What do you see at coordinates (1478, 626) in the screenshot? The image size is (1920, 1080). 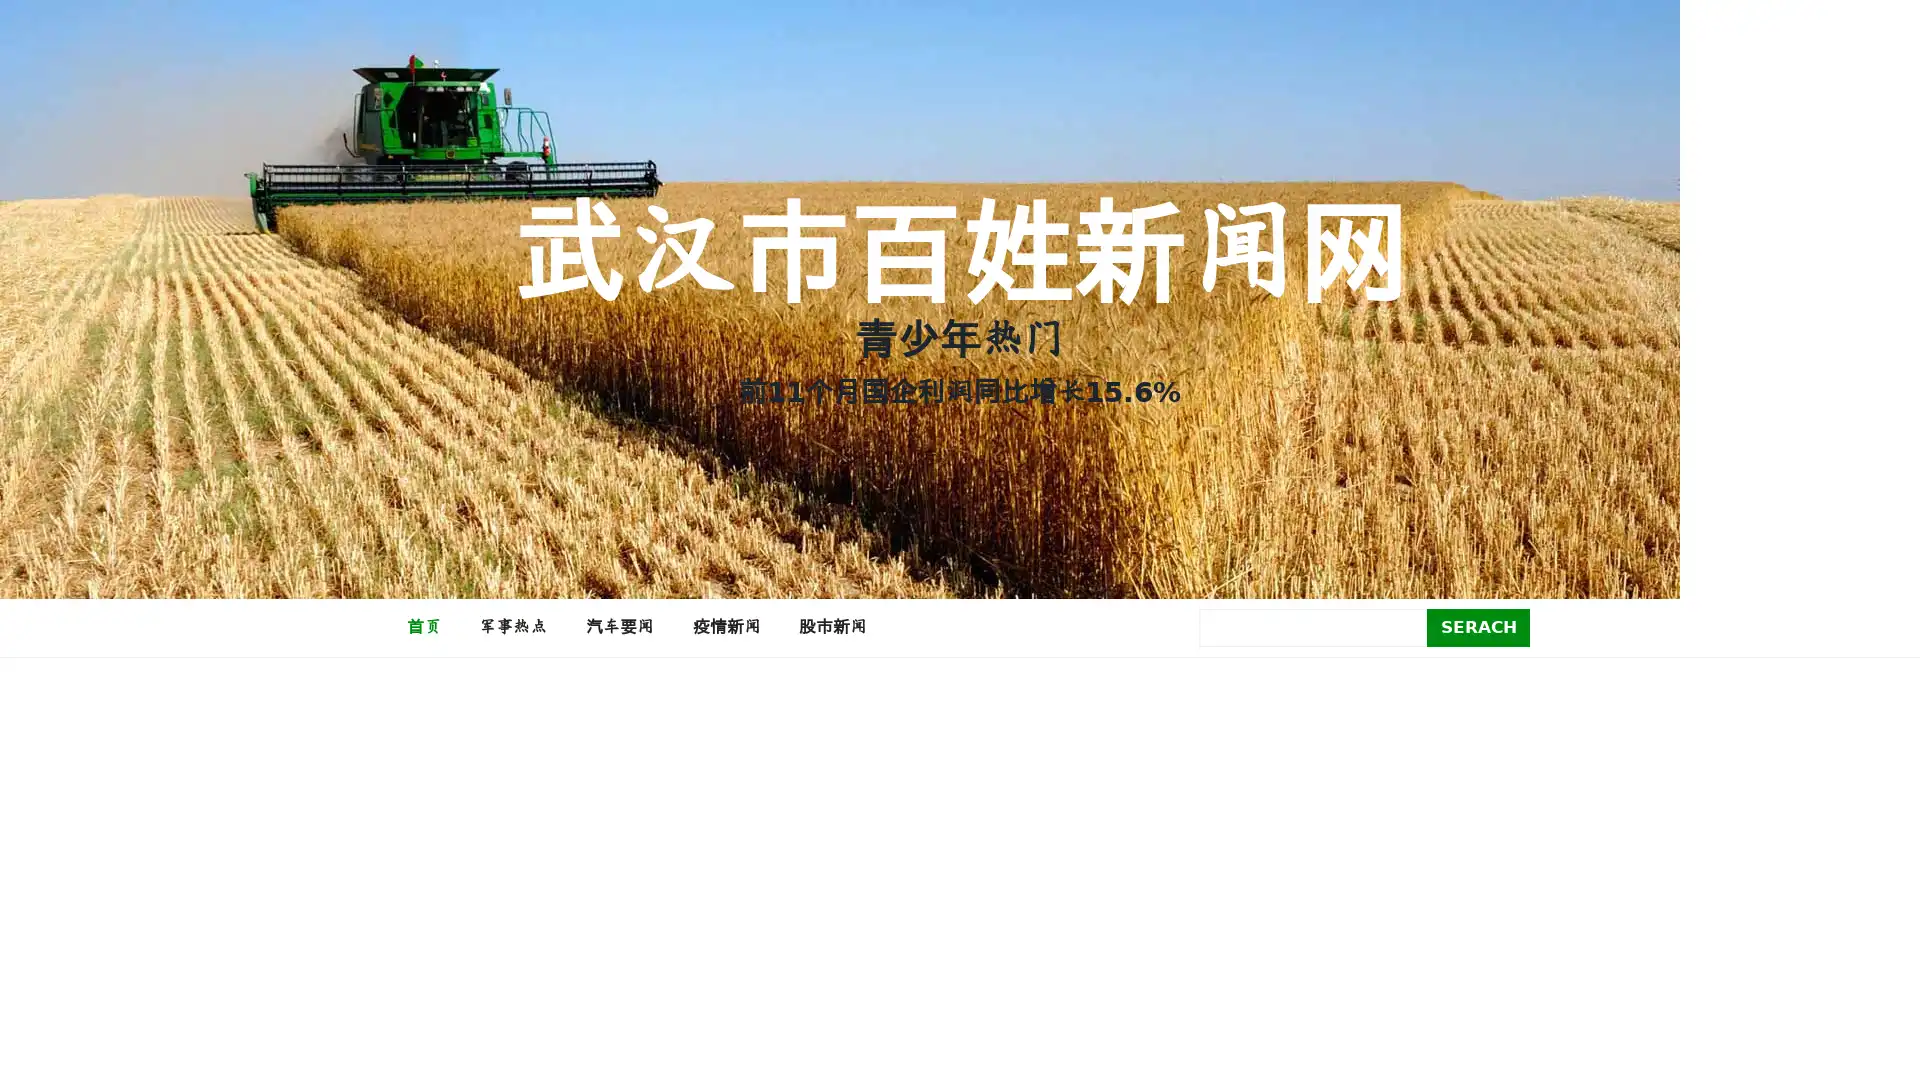 I see `serach` at bounding box center [1478, 626].